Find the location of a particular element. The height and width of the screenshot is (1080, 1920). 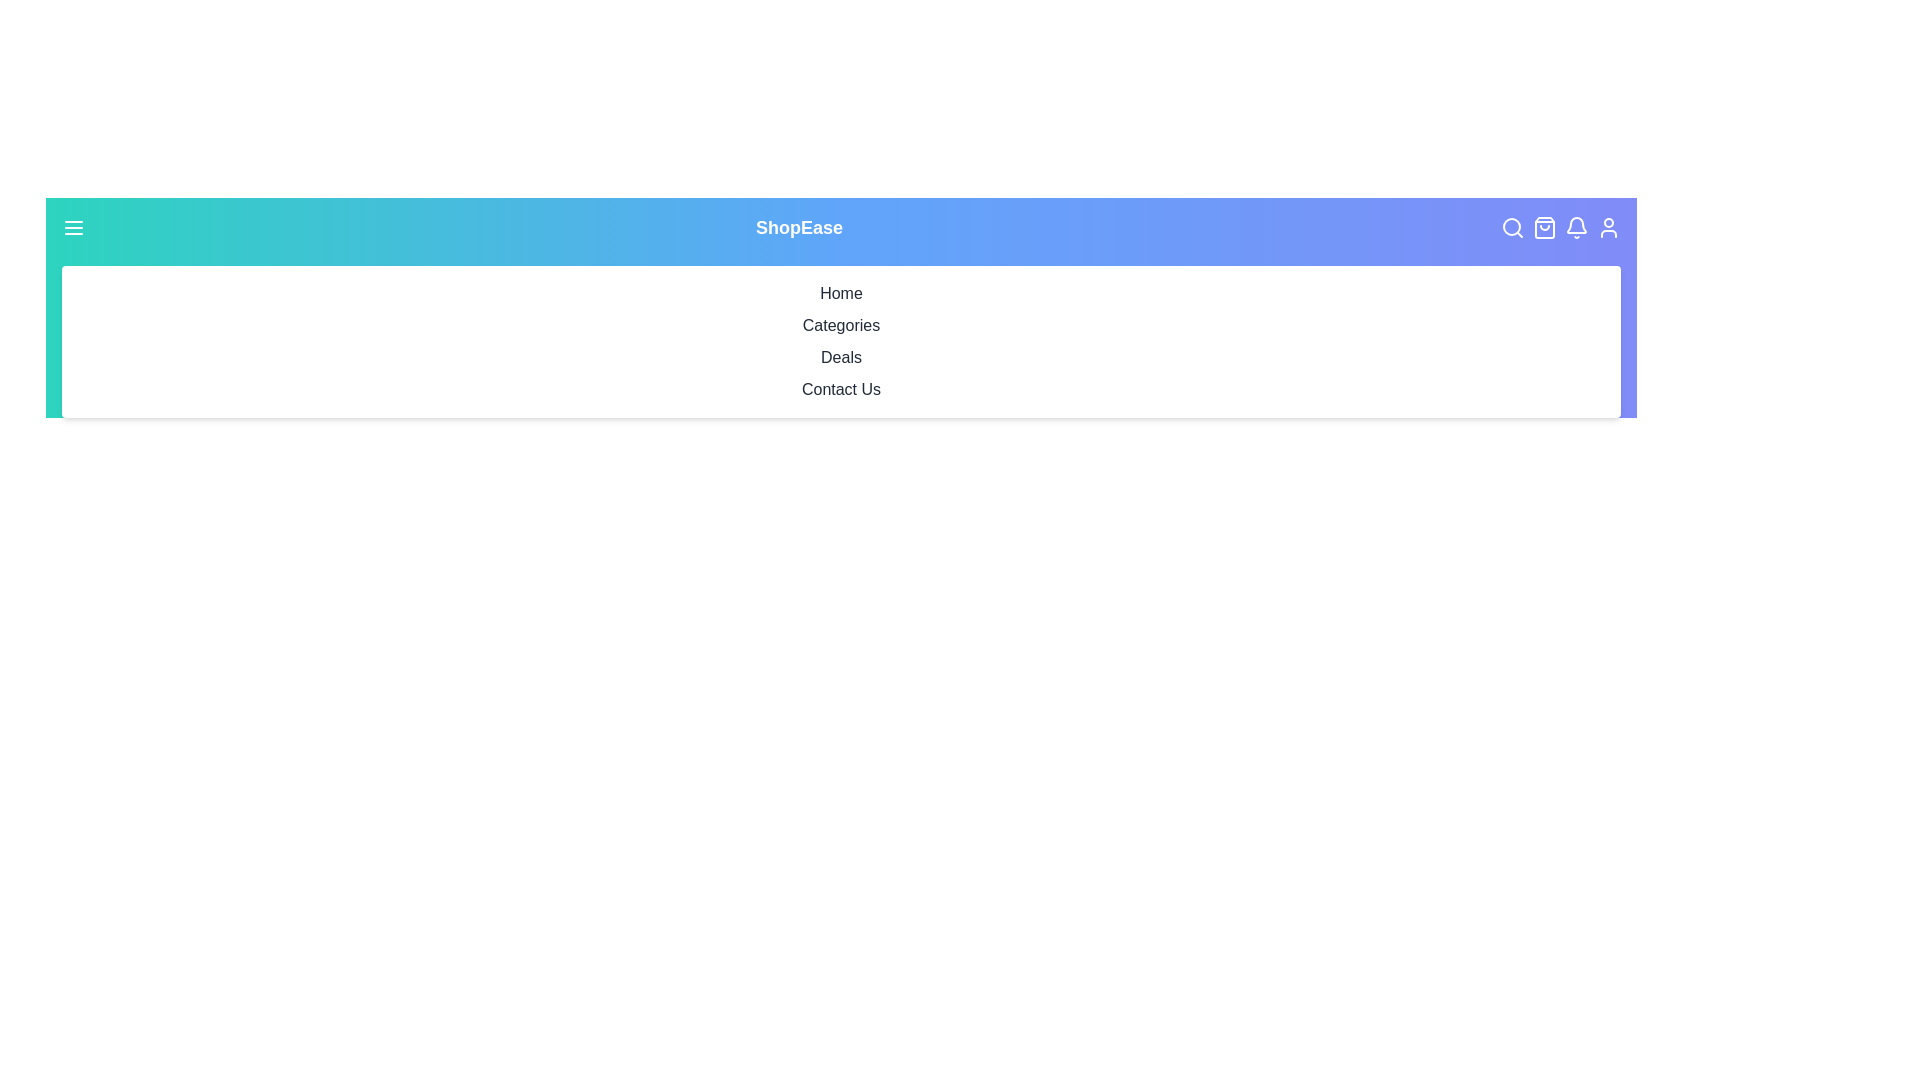

the menu button to toggle the menu visibility is located at coordinates (73, 226).